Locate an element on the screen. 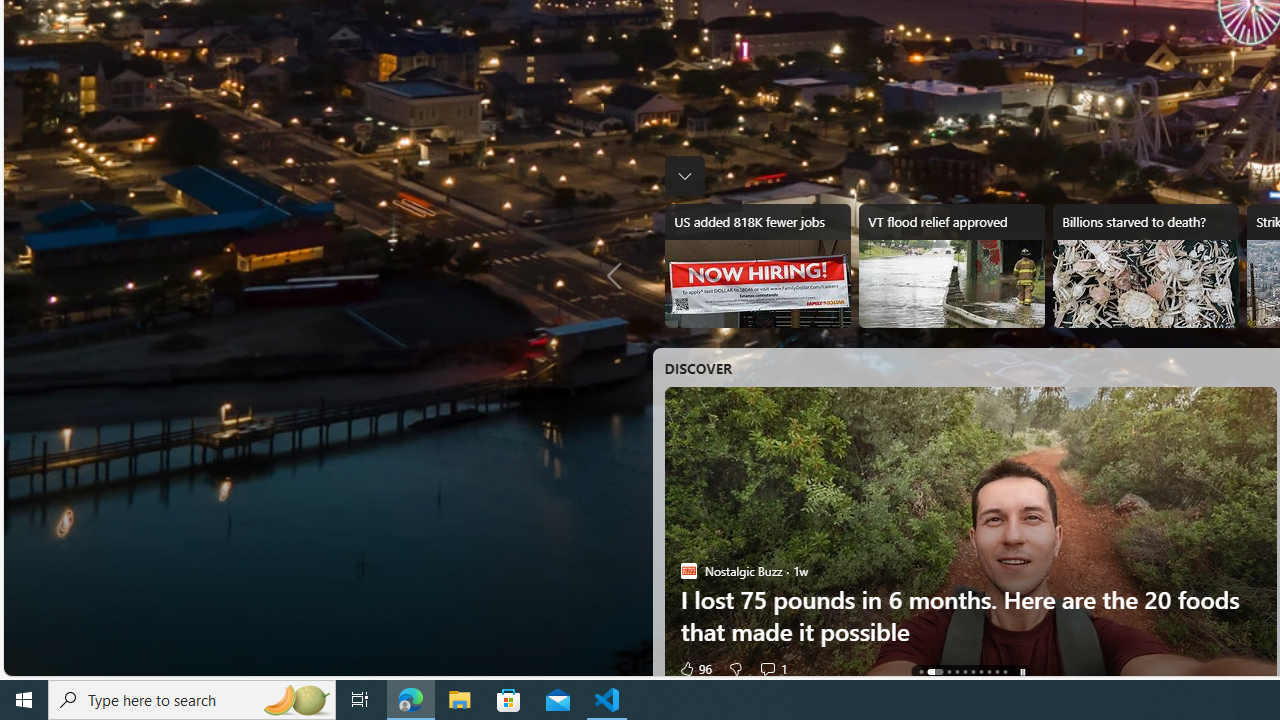 The image size is (1280, 720). 'AutomationID: tab-6' is located at coordinates (981, 672).